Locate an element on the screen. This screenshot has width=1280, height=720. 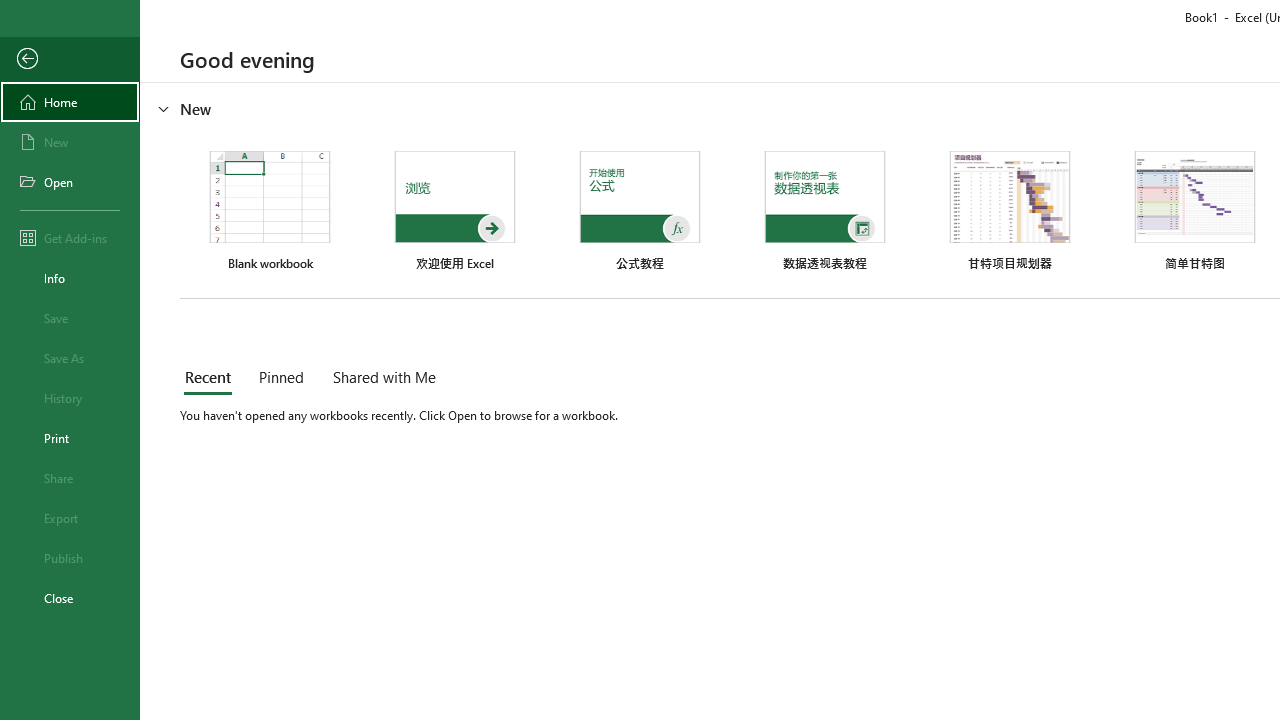
'Info' is located at coordinates (69, 277).